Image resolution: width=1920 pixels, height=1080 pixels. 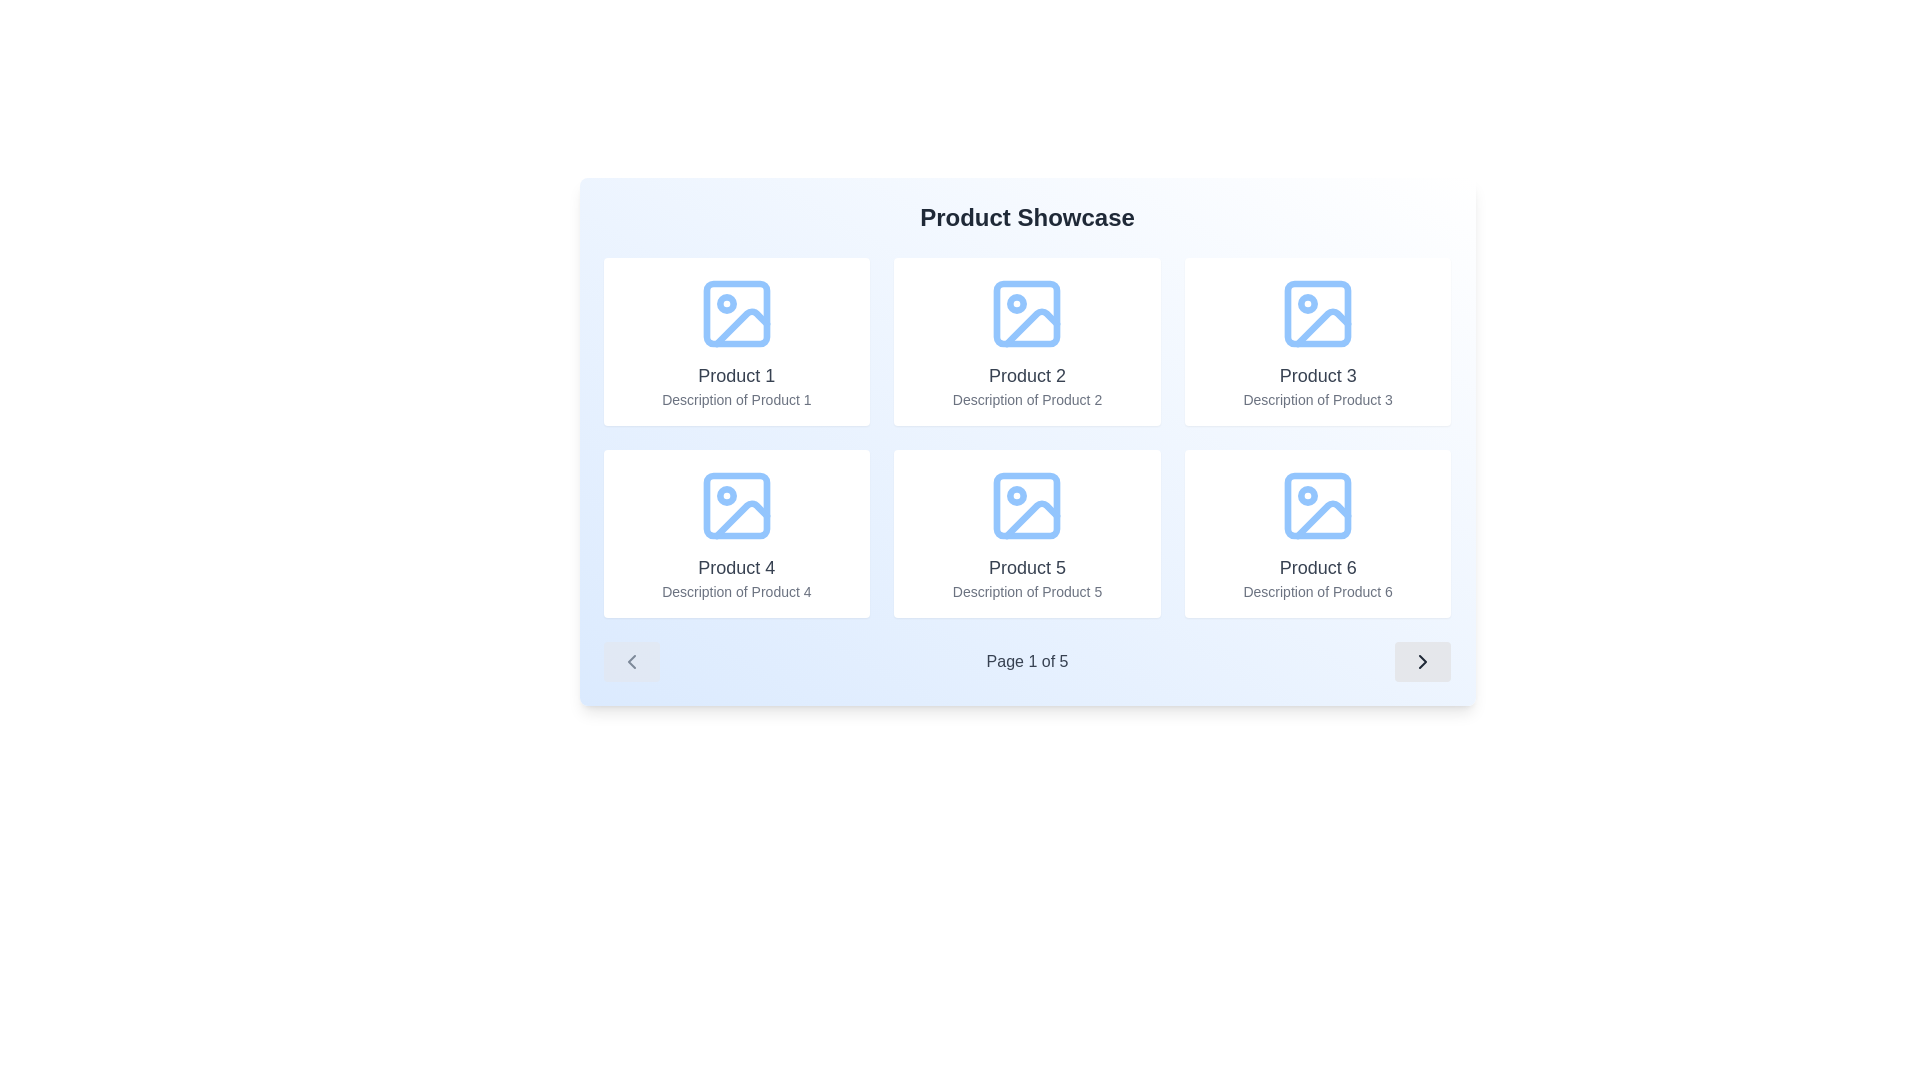 I want to click on the top-left image placeholder icon in the grid below 'Product Showcase', so click(x=735, y=313).